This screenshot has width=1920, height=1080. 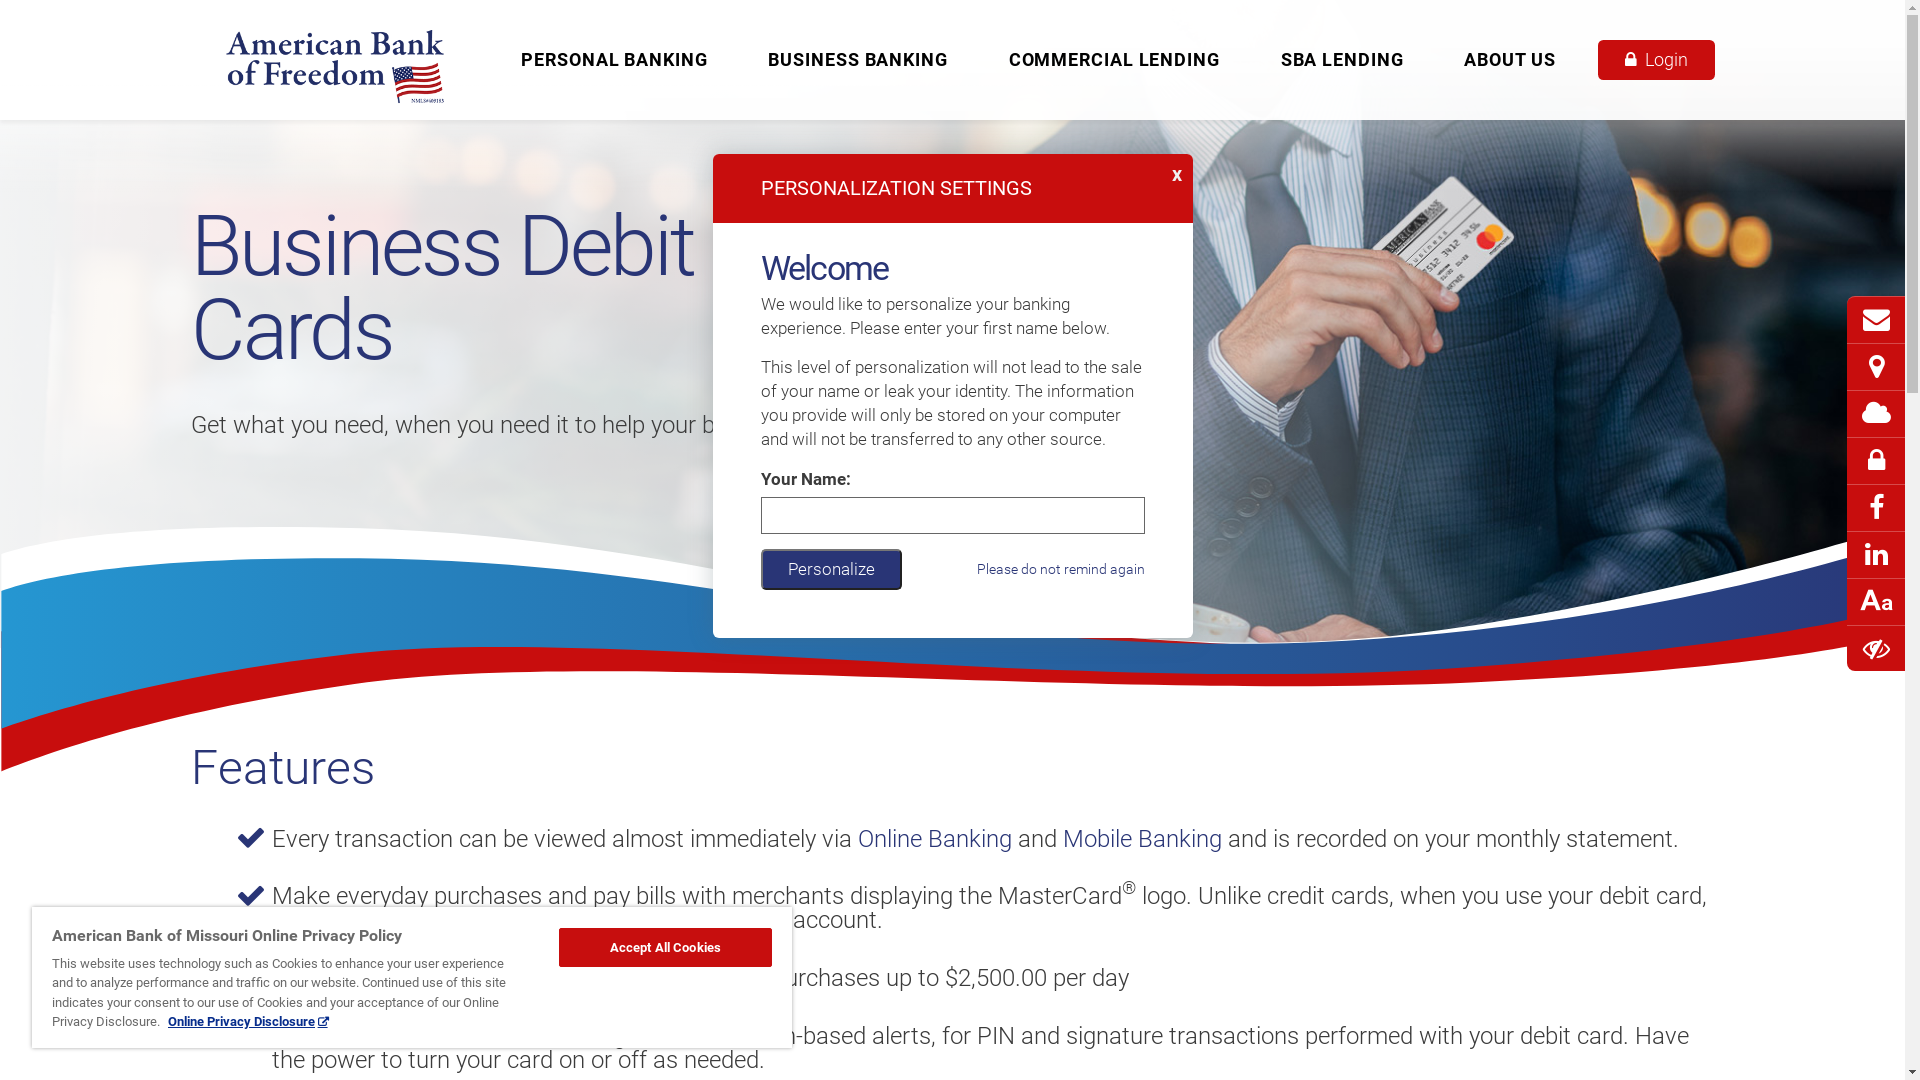 I want to click on 'x', so click(x=1180, y=167).